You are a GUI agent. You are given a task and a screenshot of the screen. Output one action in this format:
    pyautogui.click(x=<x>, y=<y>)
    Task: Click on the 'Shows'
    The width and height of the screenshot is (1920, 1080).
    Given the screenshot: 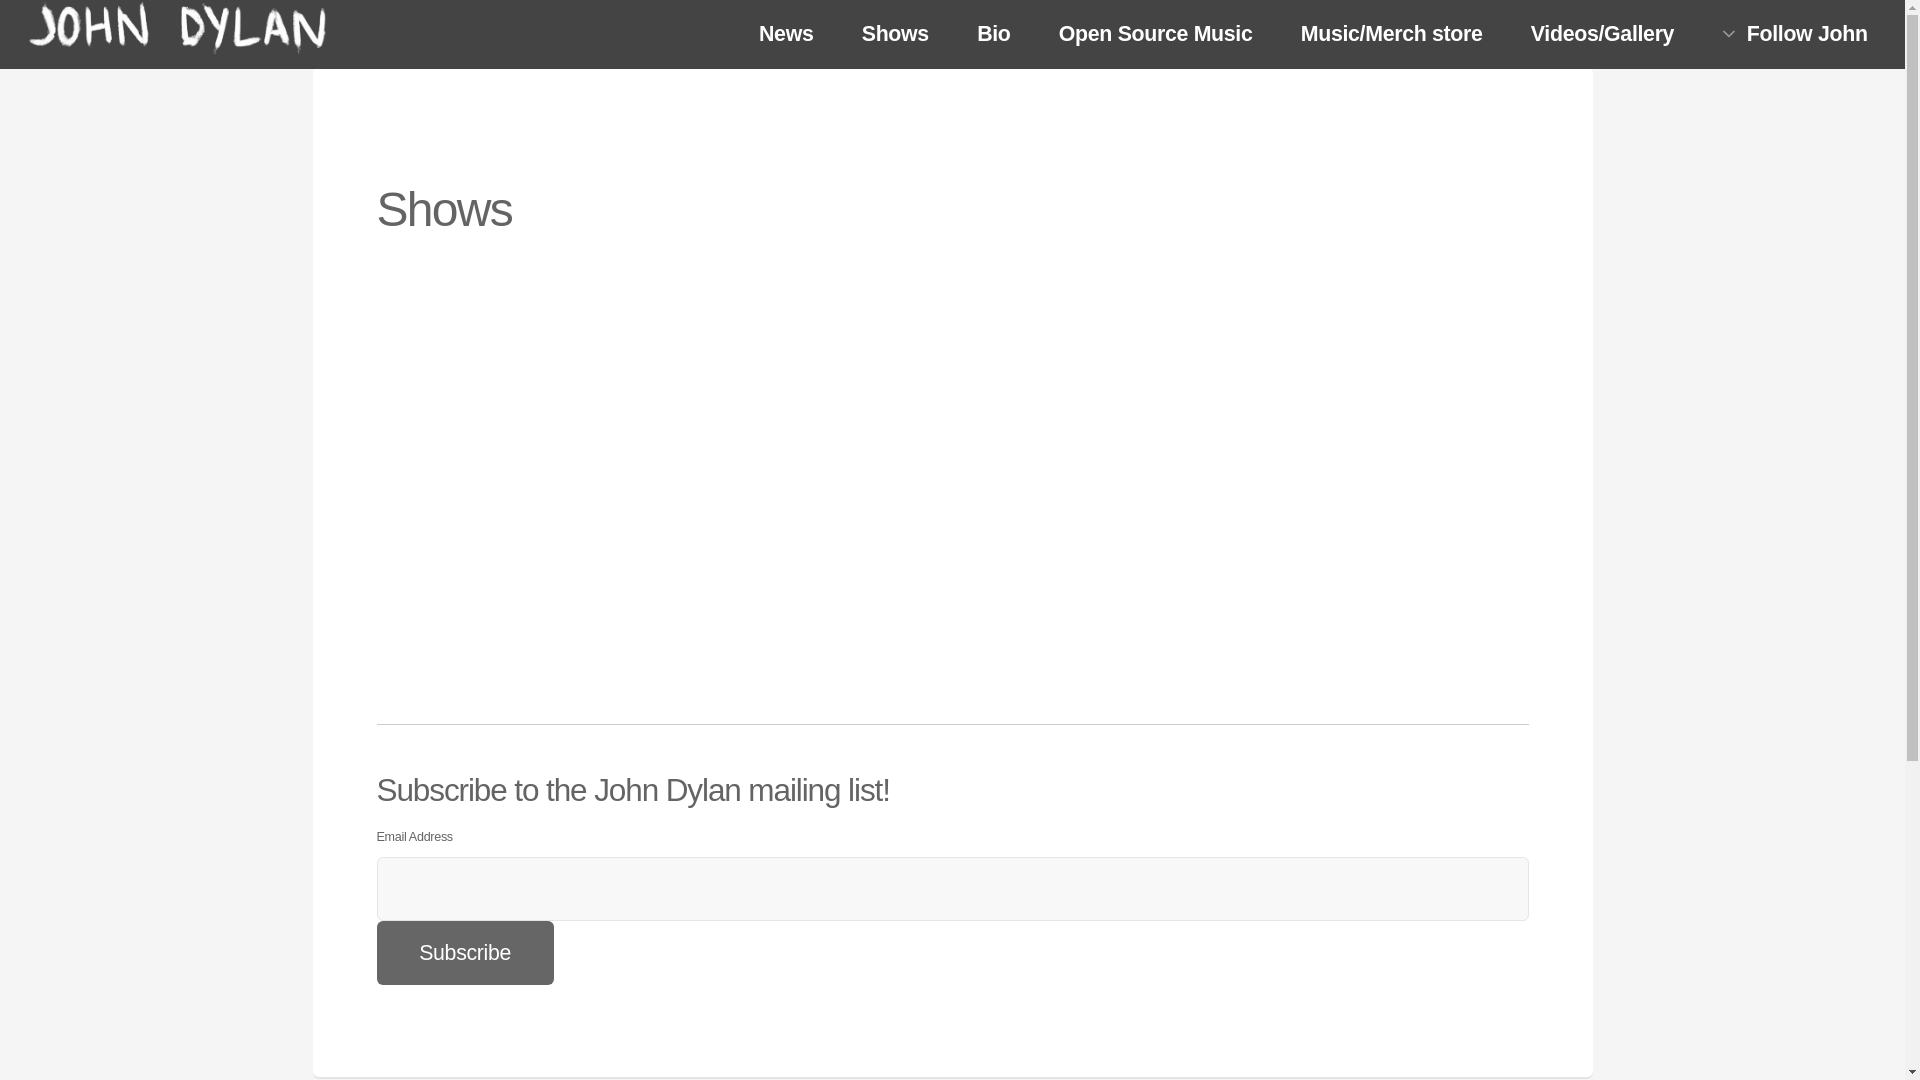 What is the action you would take?
    pyautogui.click(x=893, y=35)
    